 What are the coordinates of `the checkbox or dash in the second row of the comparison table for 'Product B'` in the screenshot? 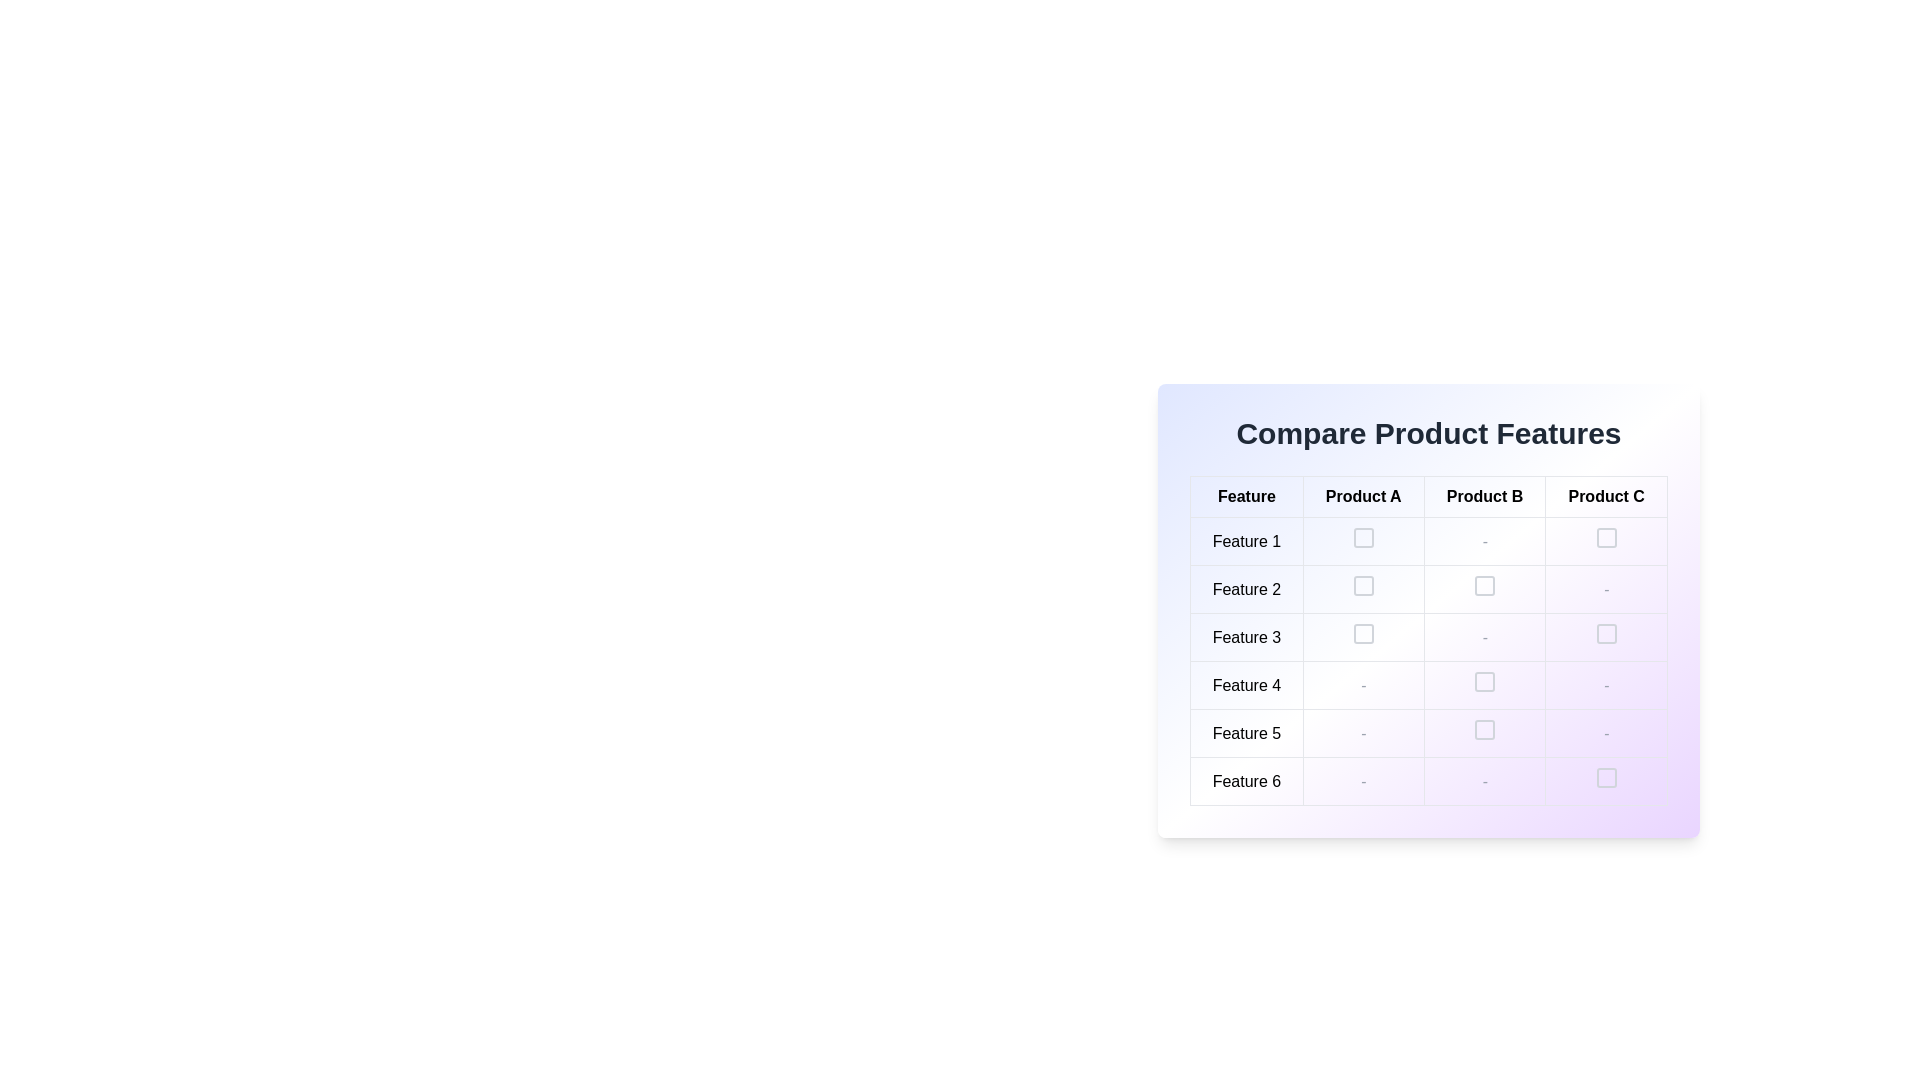 It's located at (1428, 609).